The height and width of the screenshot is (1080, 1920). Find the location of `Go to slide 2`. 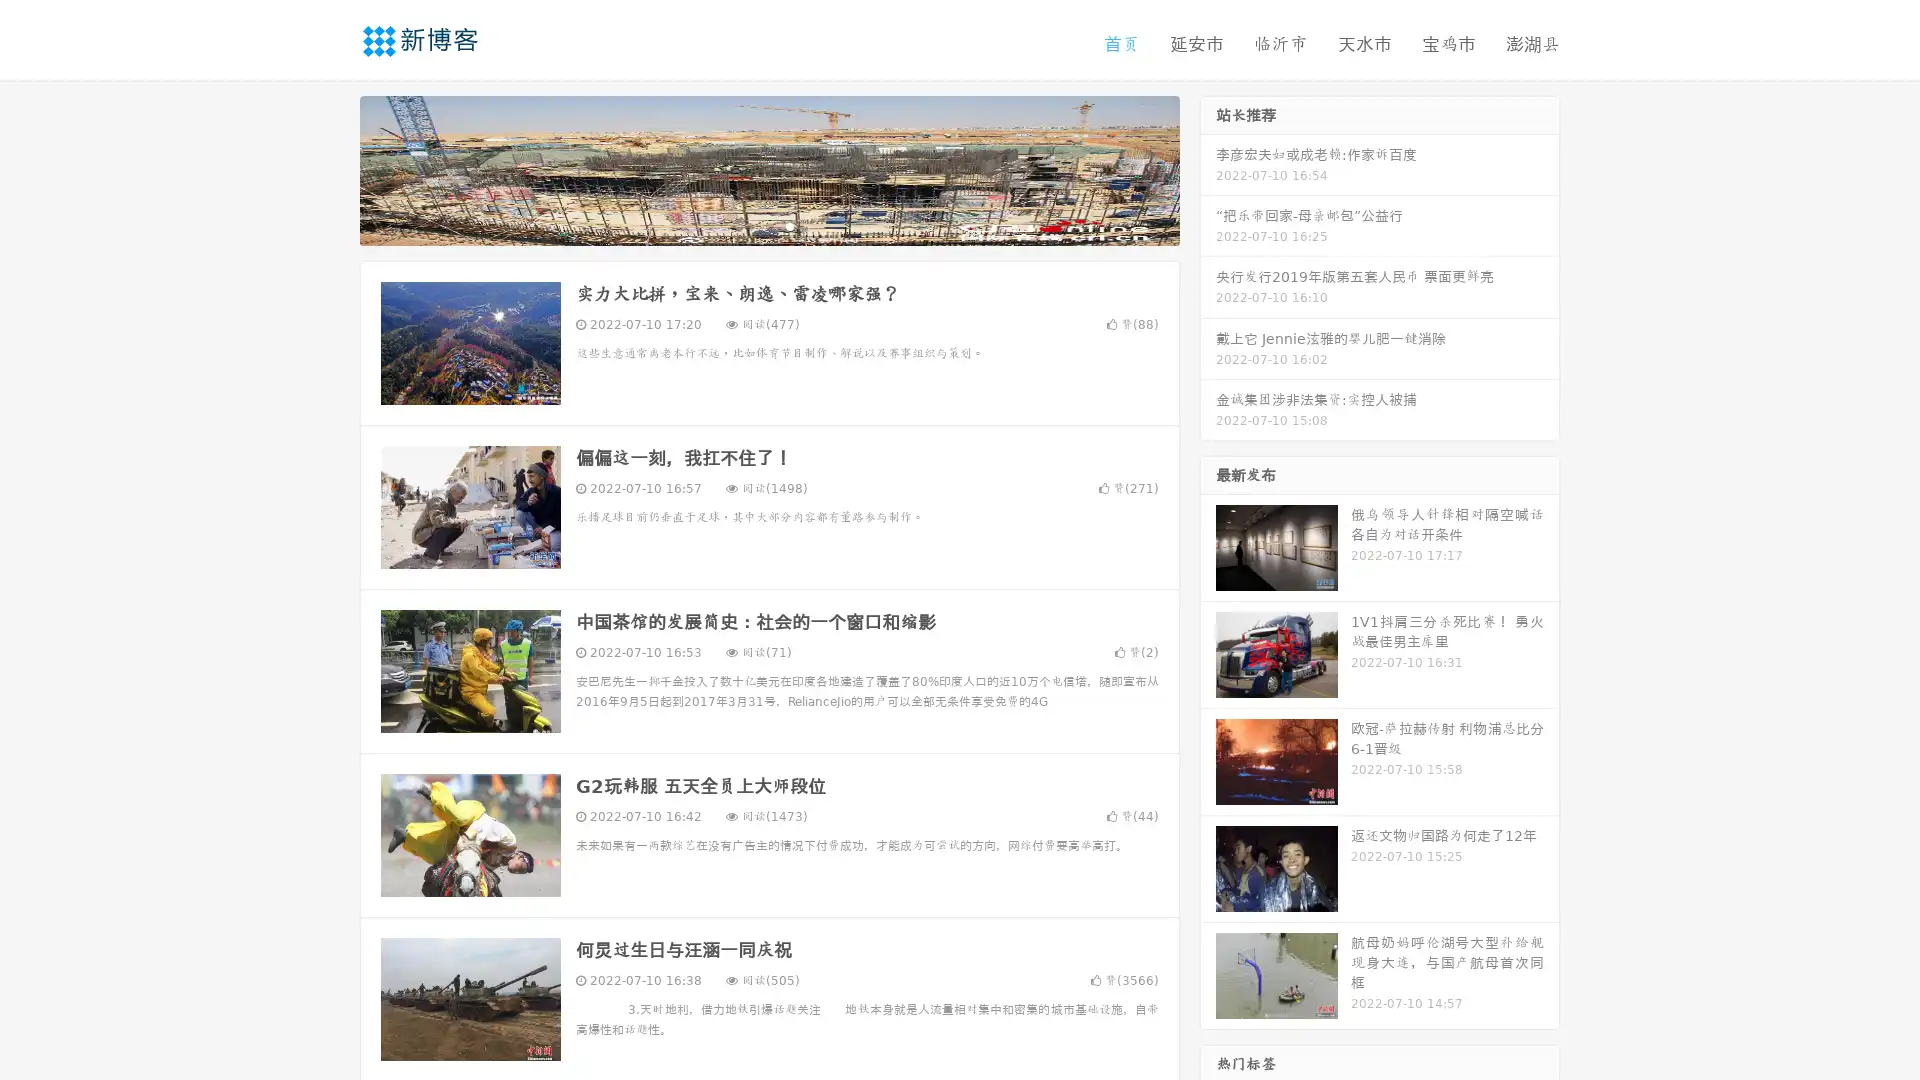

Go to slide 2 is located at coordinates (768, 225).